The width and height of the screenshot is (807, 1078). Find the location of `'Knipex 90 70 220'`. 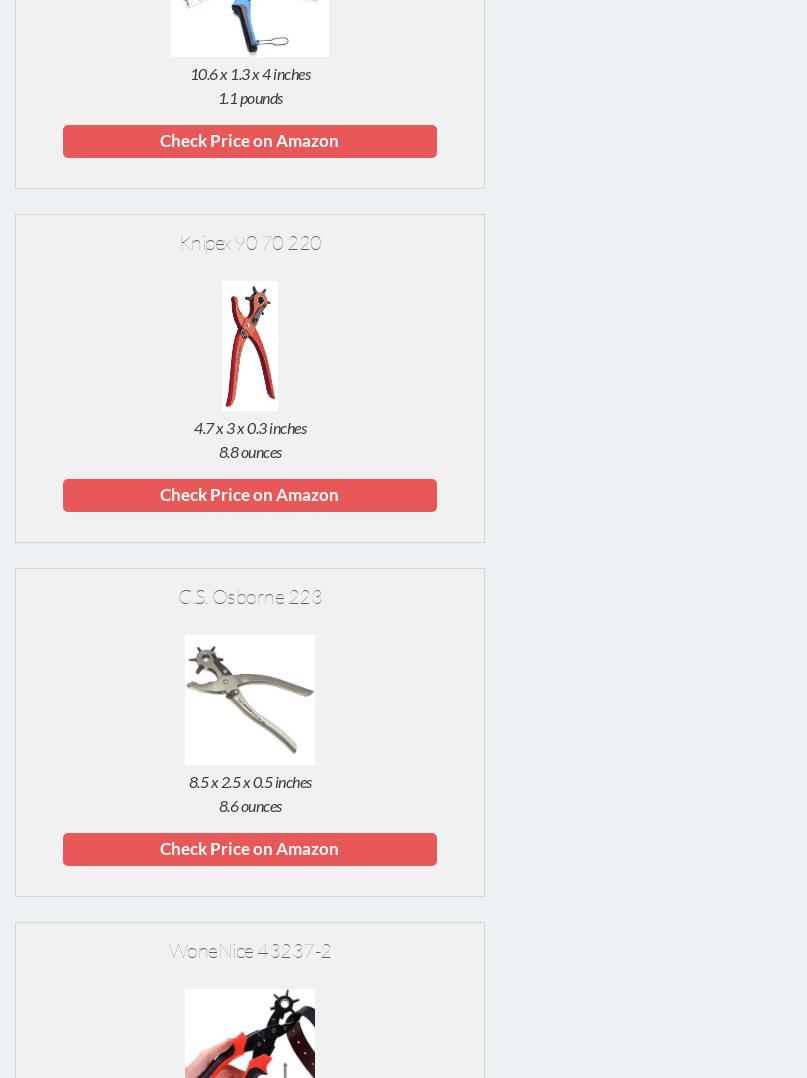

'Knipex 90 70 220' is located at coordinates (248, 241).